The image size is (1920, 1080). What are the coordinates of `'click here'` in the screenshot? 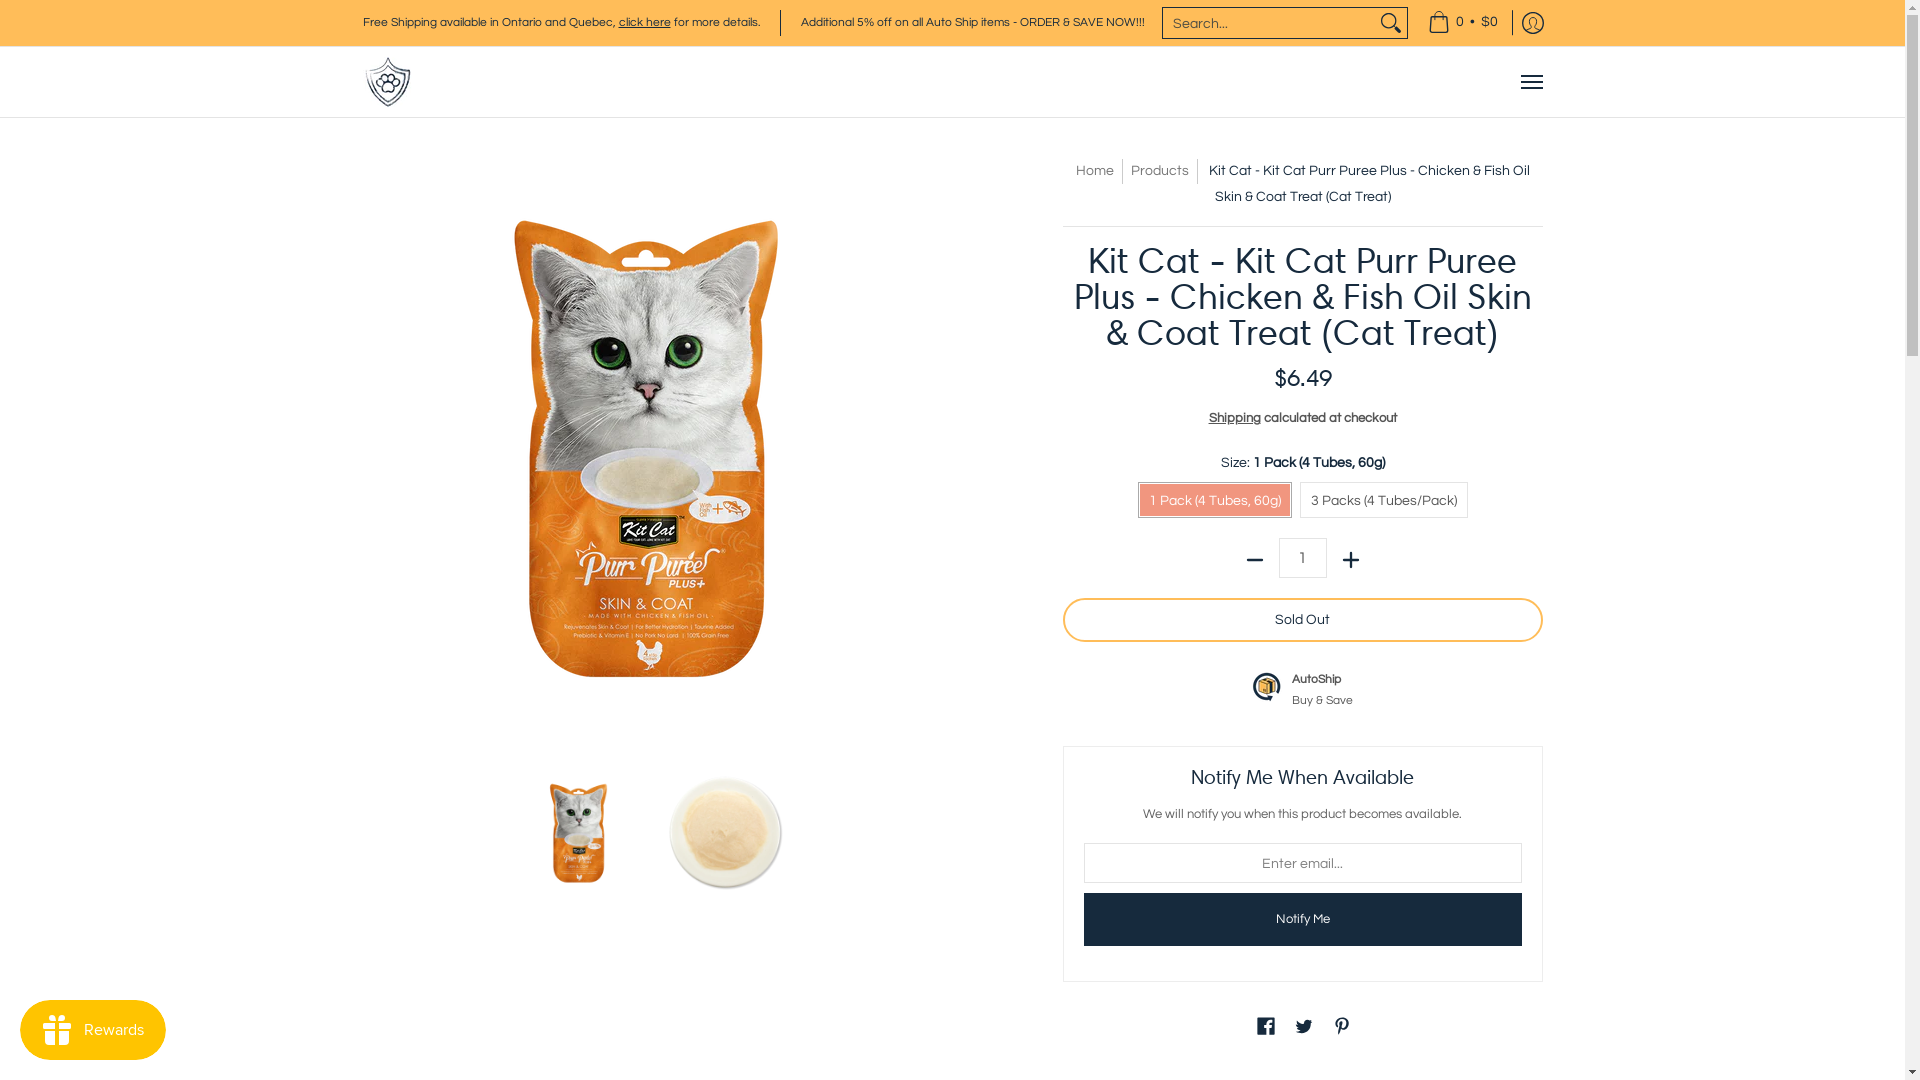 It's located at (643, 22).